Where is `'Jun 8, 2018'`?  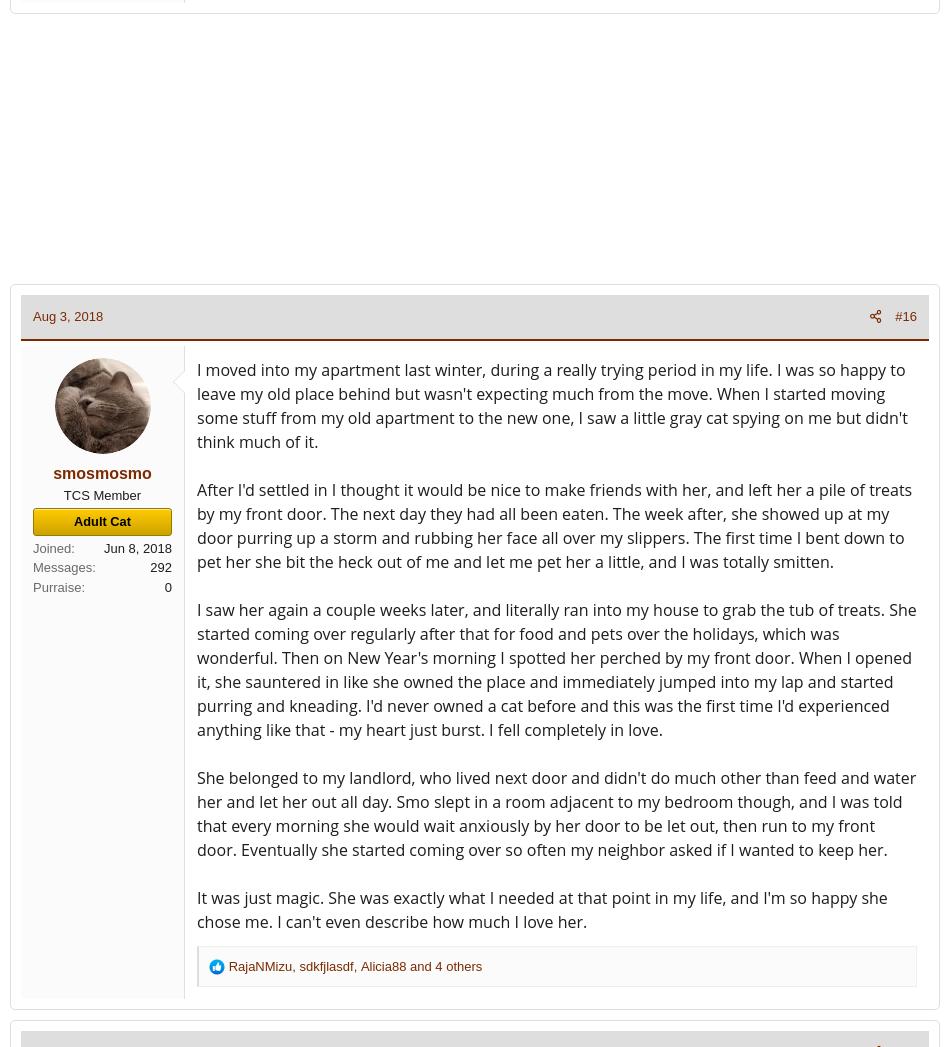 'Jun 8, 2018' is located at coordinates (104, 547).